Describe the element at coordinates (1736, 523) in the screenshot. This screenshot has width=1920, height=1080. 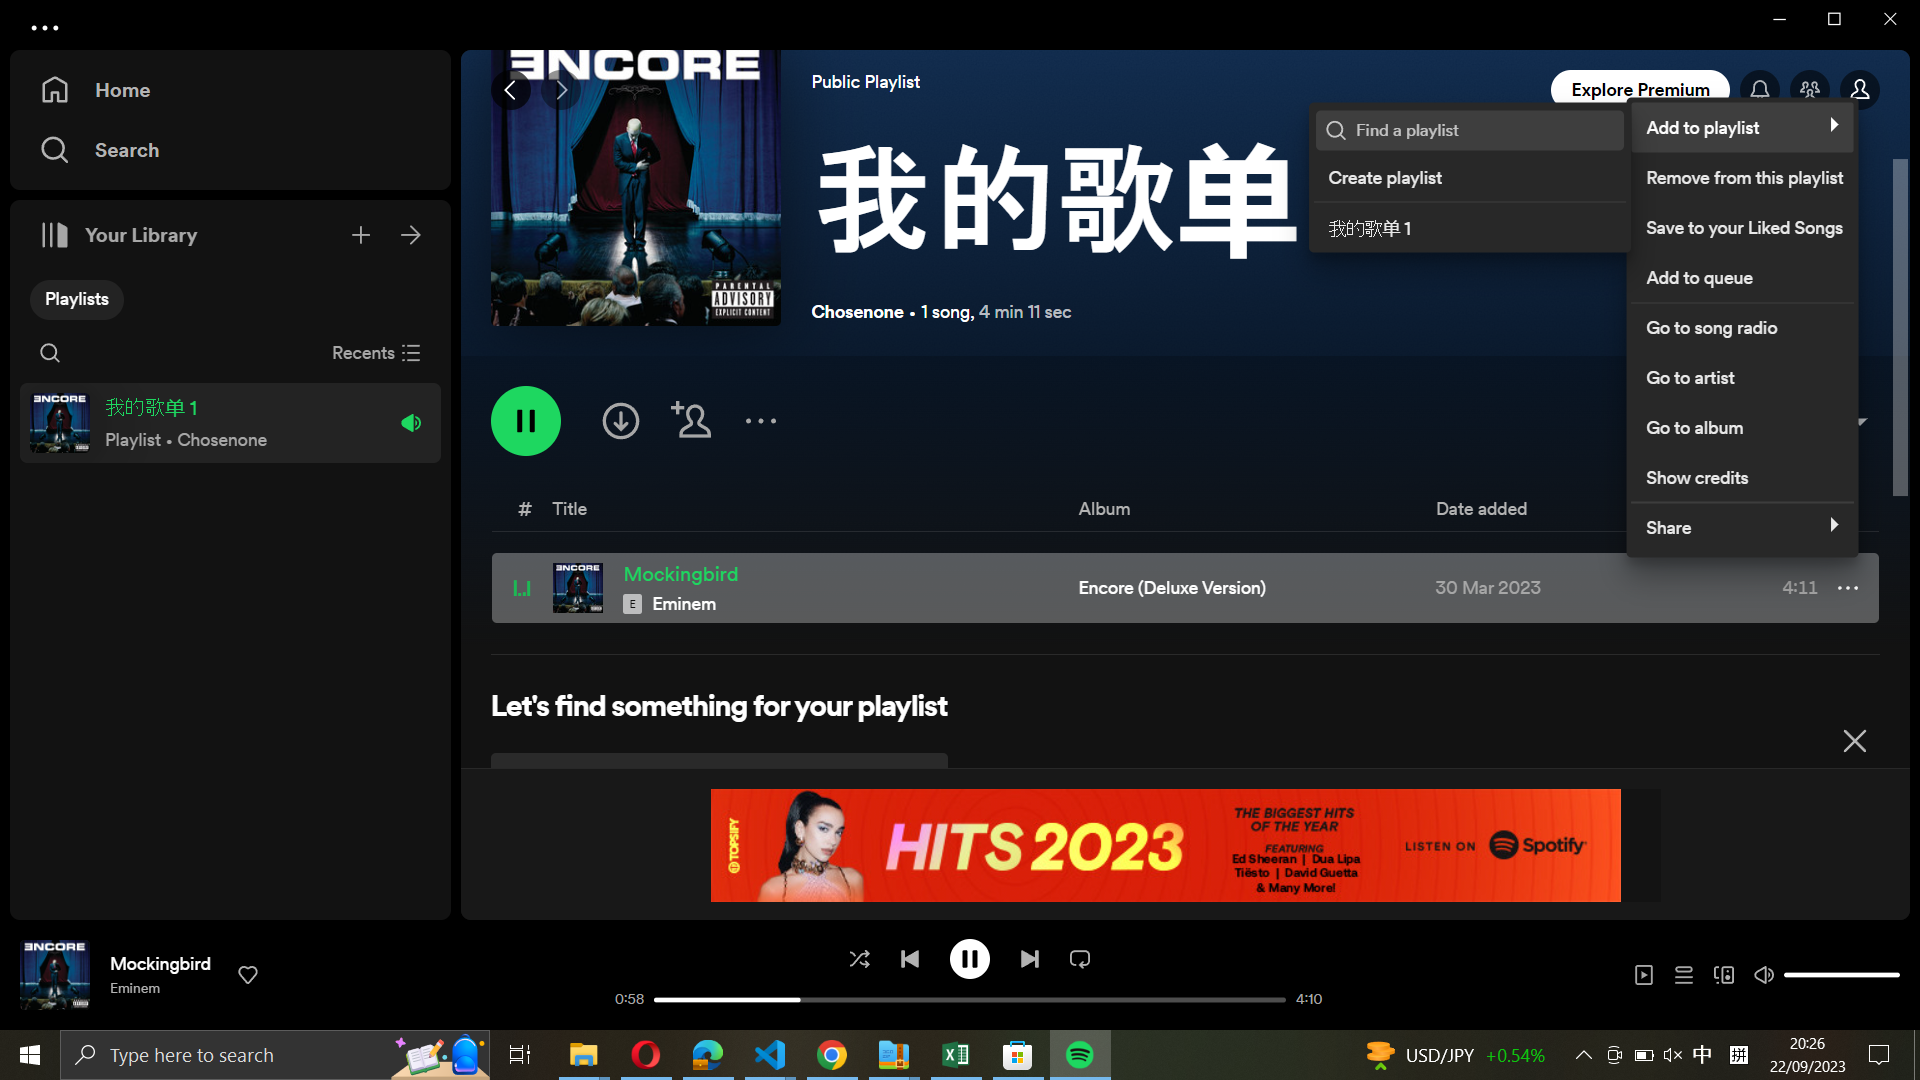
I see `Circulate the musical piece` at that location.